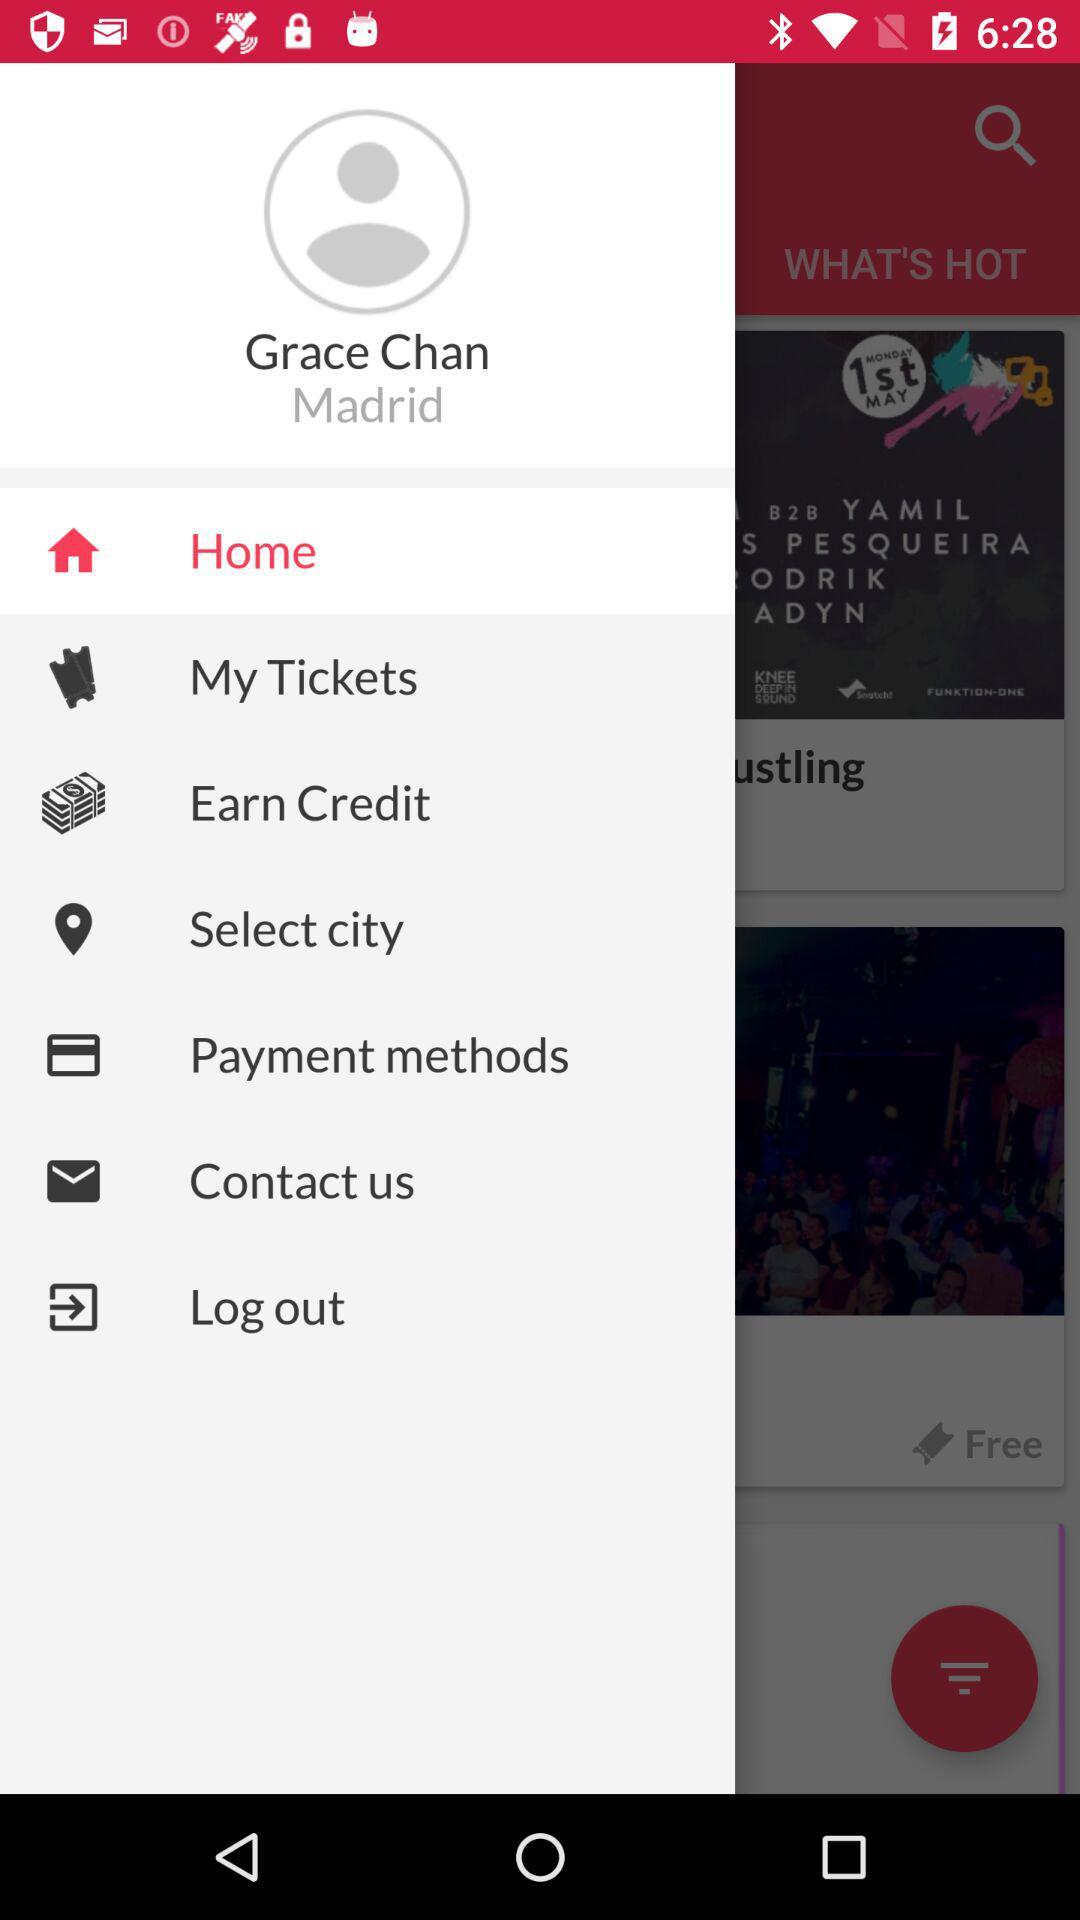  Describe the element at coordinates (963, 1678) in the screenshot. I see `the filter icon` at that location.